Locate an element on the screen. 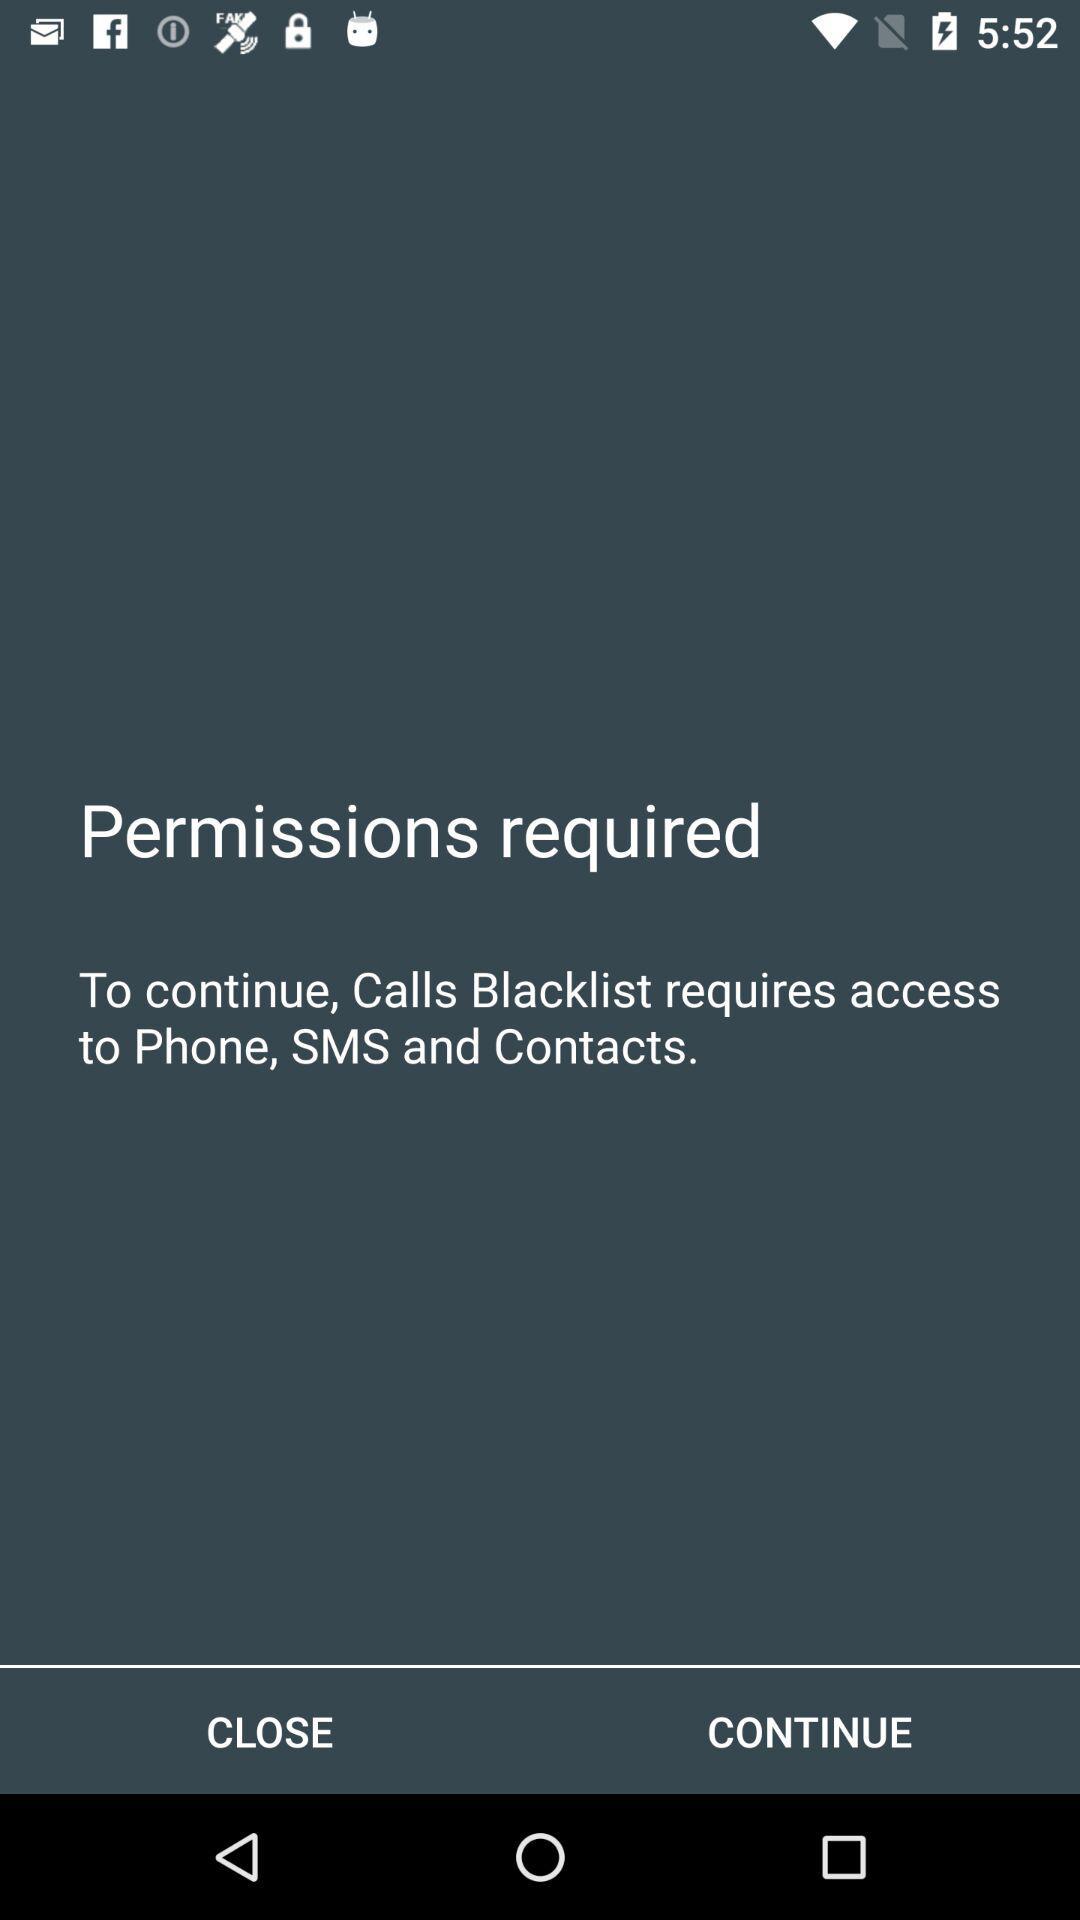 This screenshot has height=1920, width=1080. the close icon is located at coordinates (270, 1730).